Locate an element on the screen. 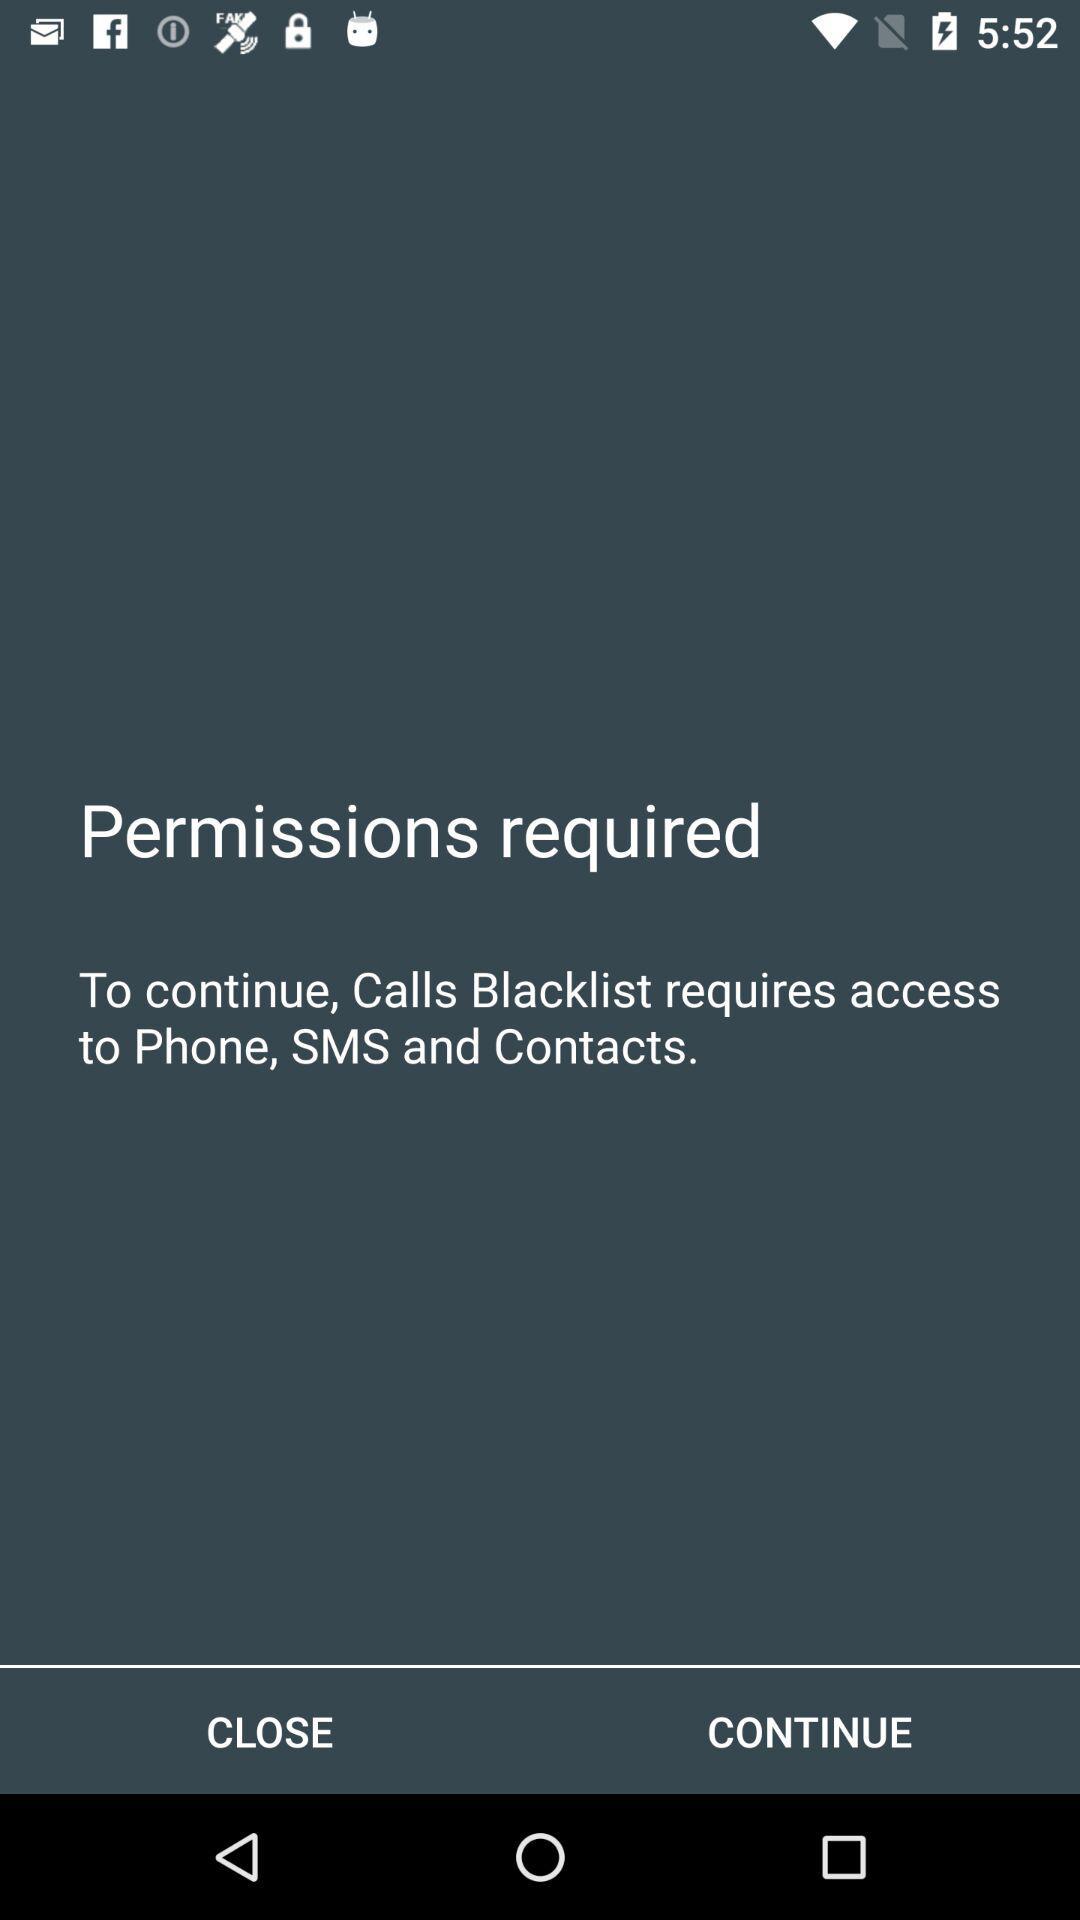 This screenshot has height=1920, width=1080. the close icon is located at coordinates (270, 1730).